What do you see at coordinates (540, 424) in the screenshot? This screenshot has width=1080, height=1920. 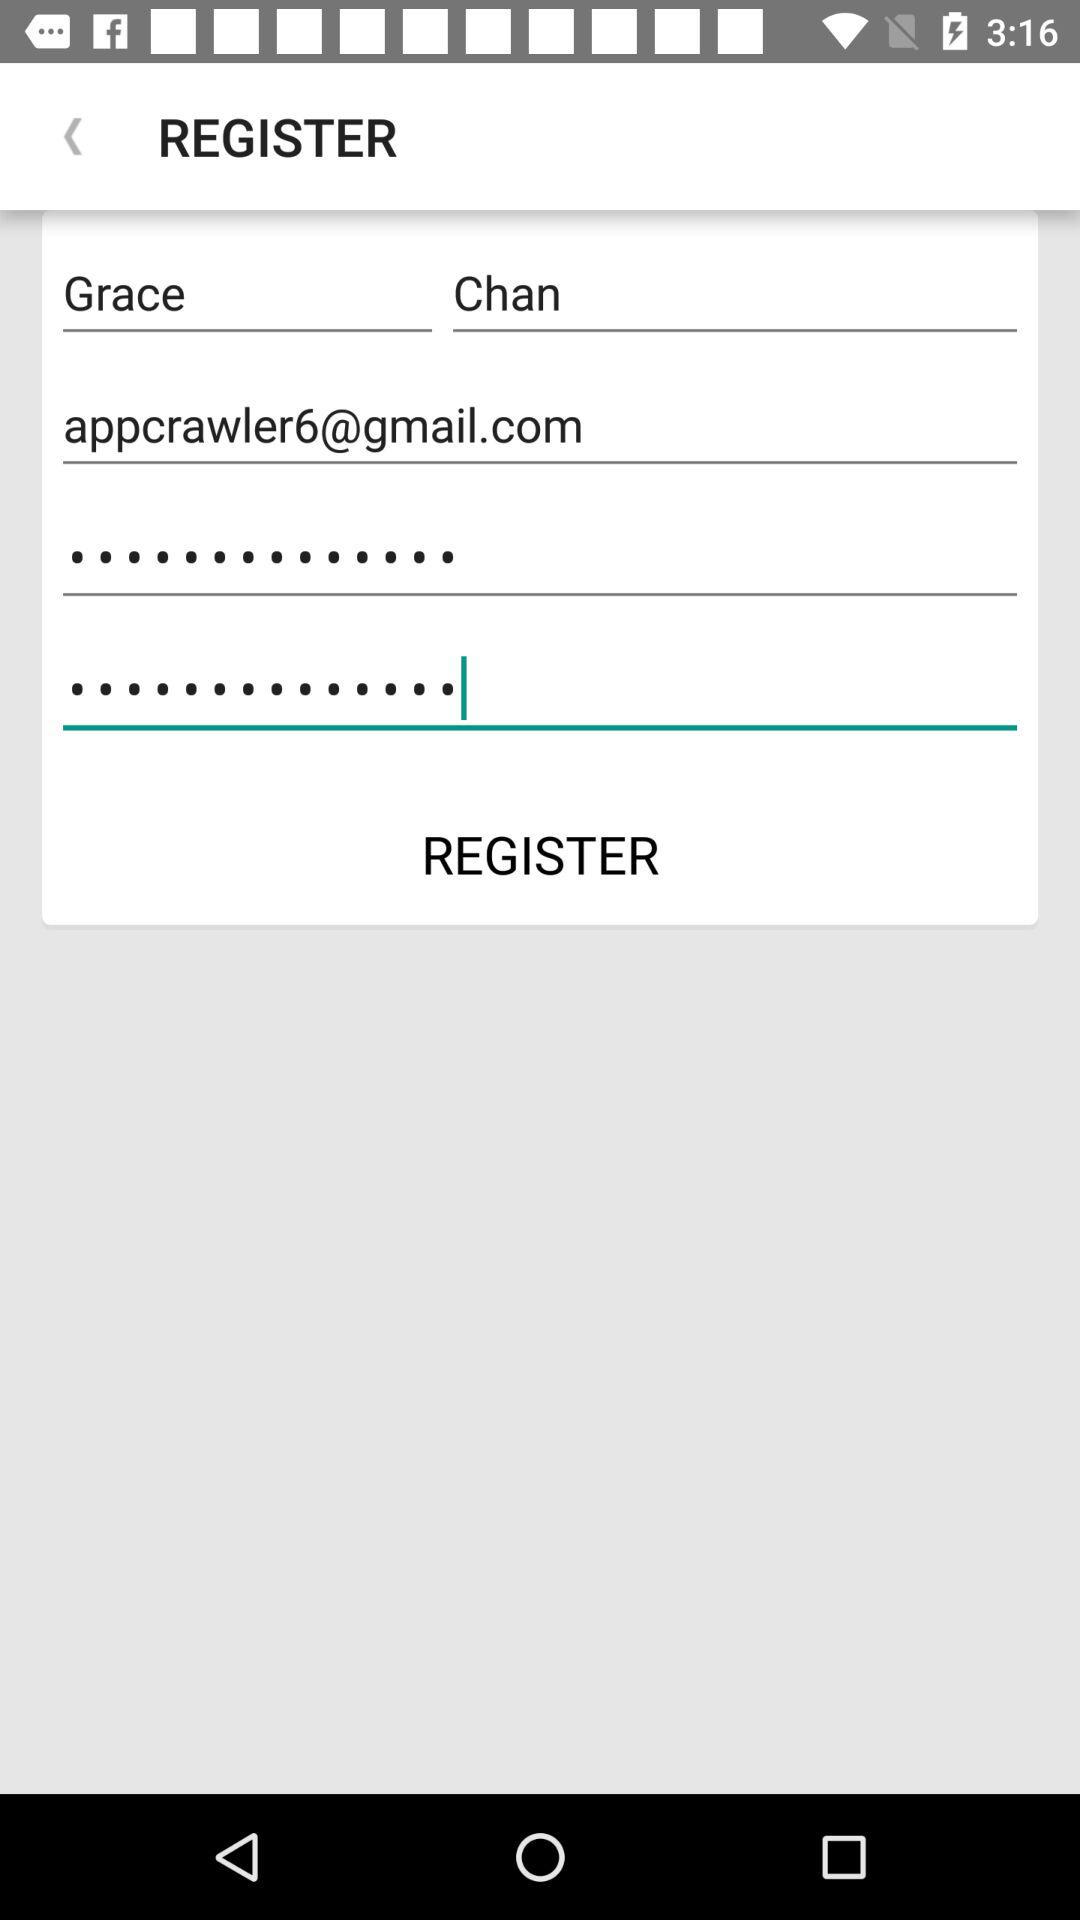 I see `the appcrawler6@gmail.com` at bounding box center [540, 424].